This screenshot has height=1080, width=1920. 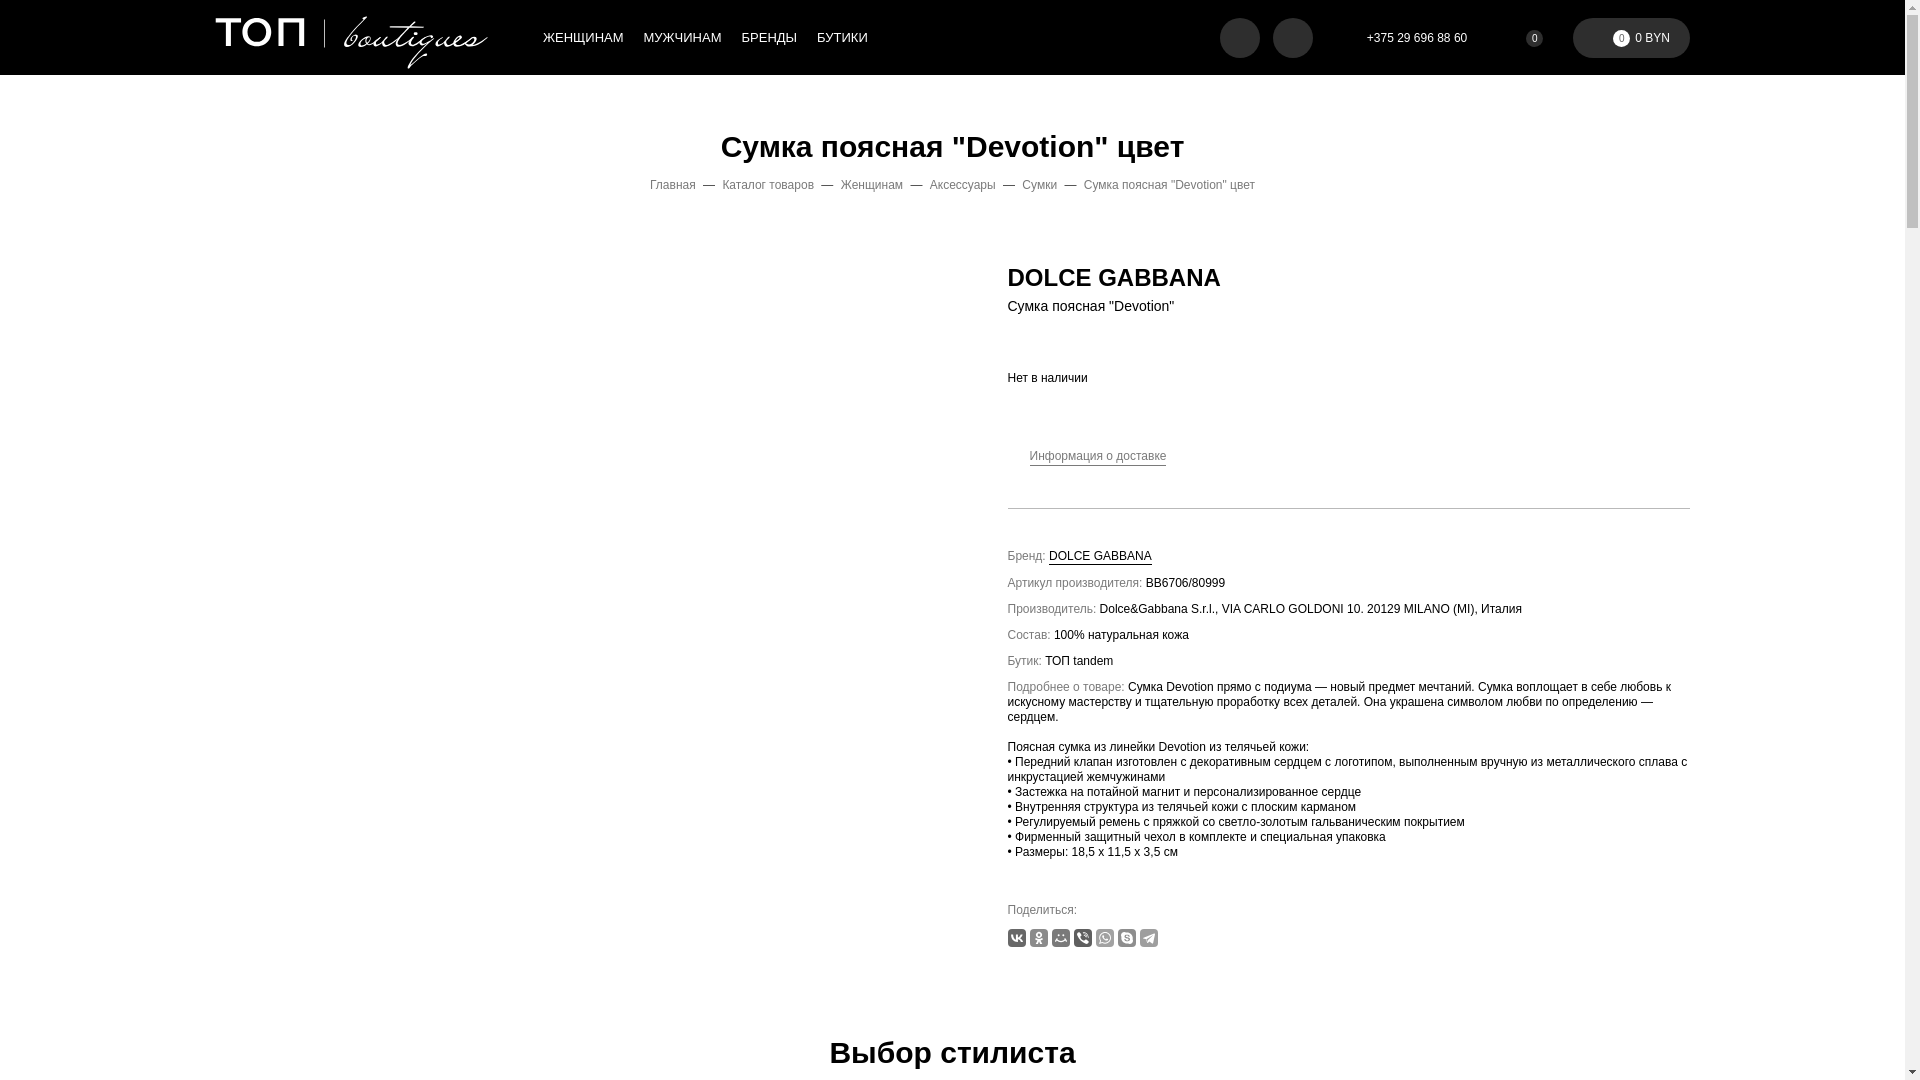 I want to click on '+375 29 696 88 60', so click(x=1404, y=38).